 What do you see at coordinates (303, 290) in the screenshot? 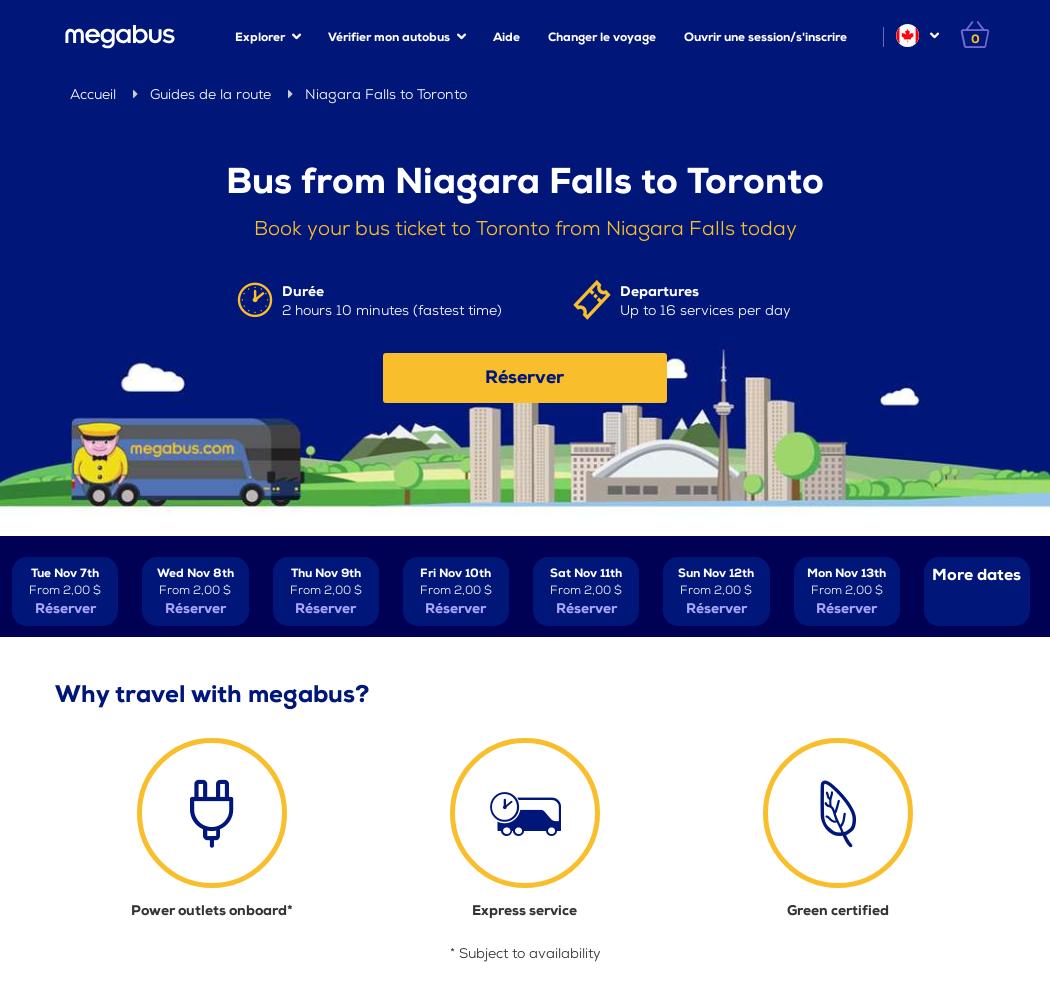
I see `'Durée'` at bounding box center [303, 290].